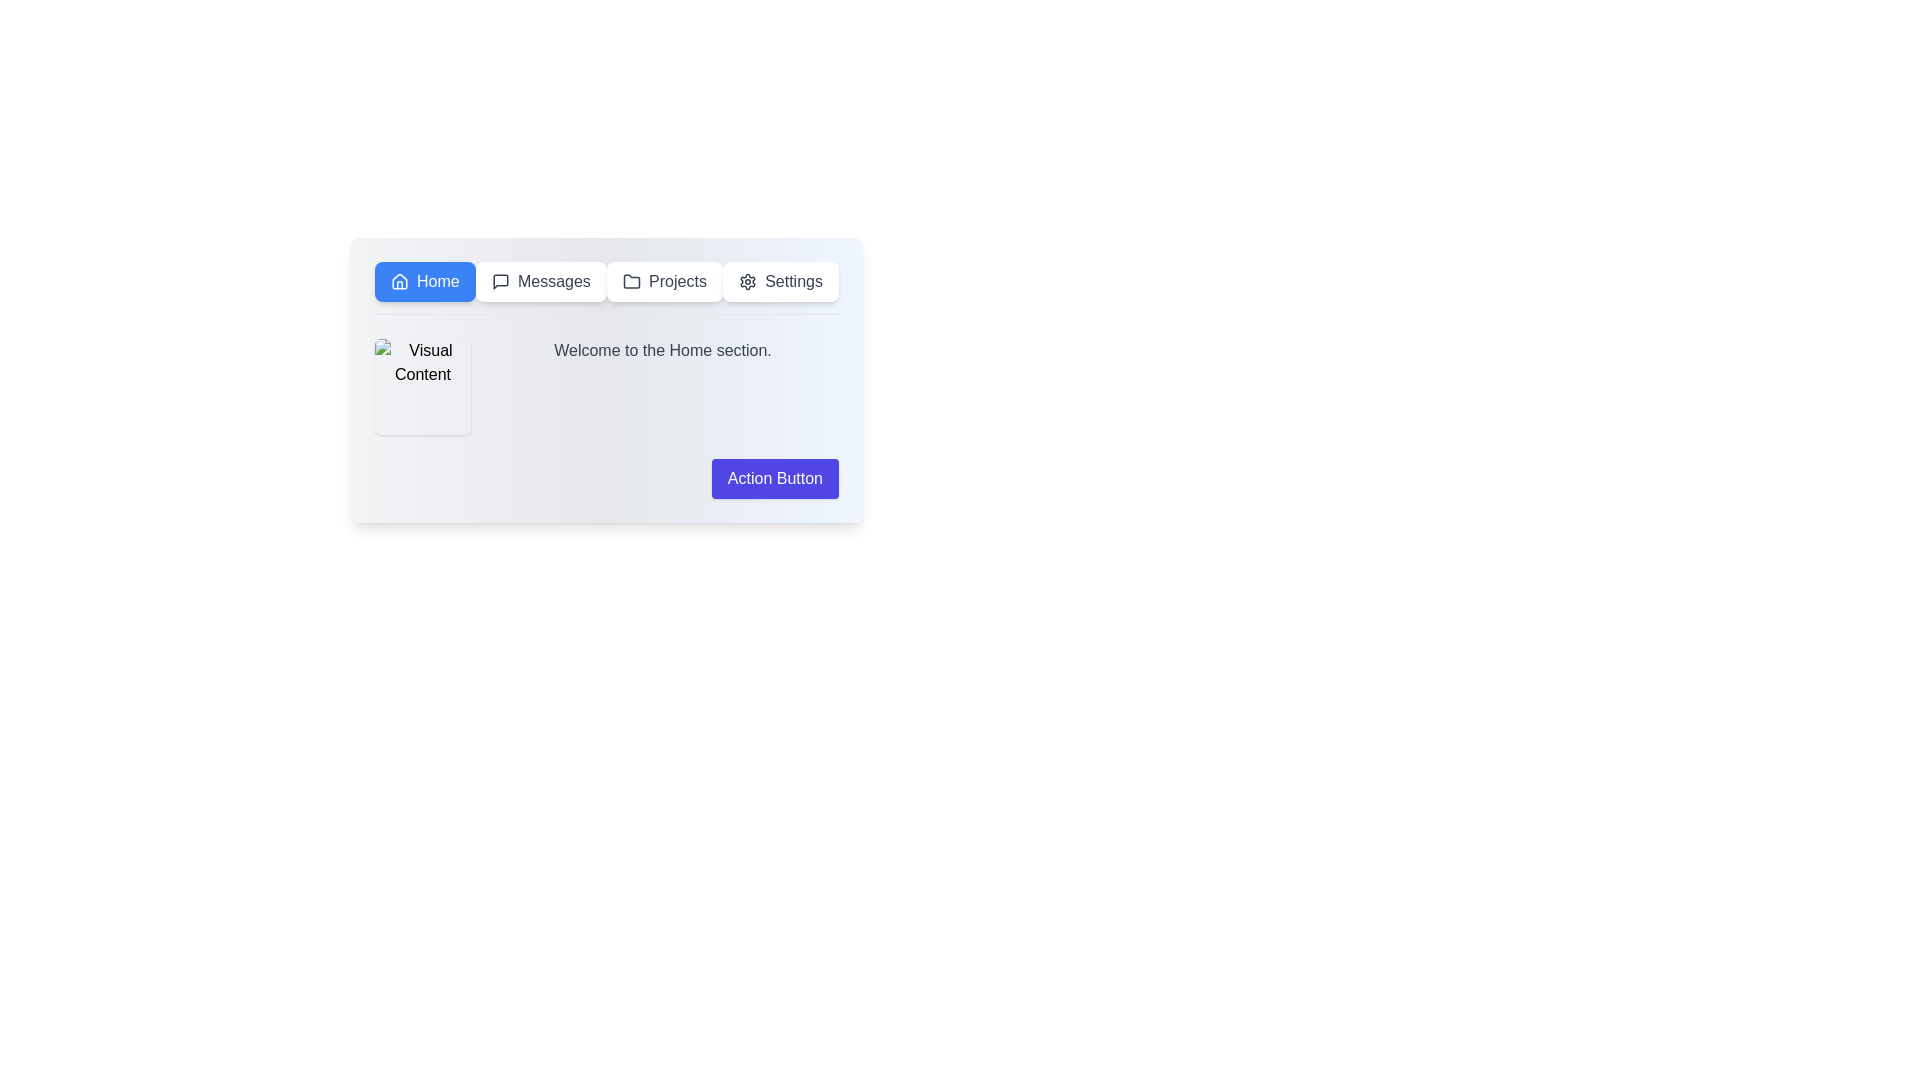 This screenshot has width=1920, height=1080. I want to click on the 'Messages' text label in the navigation bar, so click(554, 281).